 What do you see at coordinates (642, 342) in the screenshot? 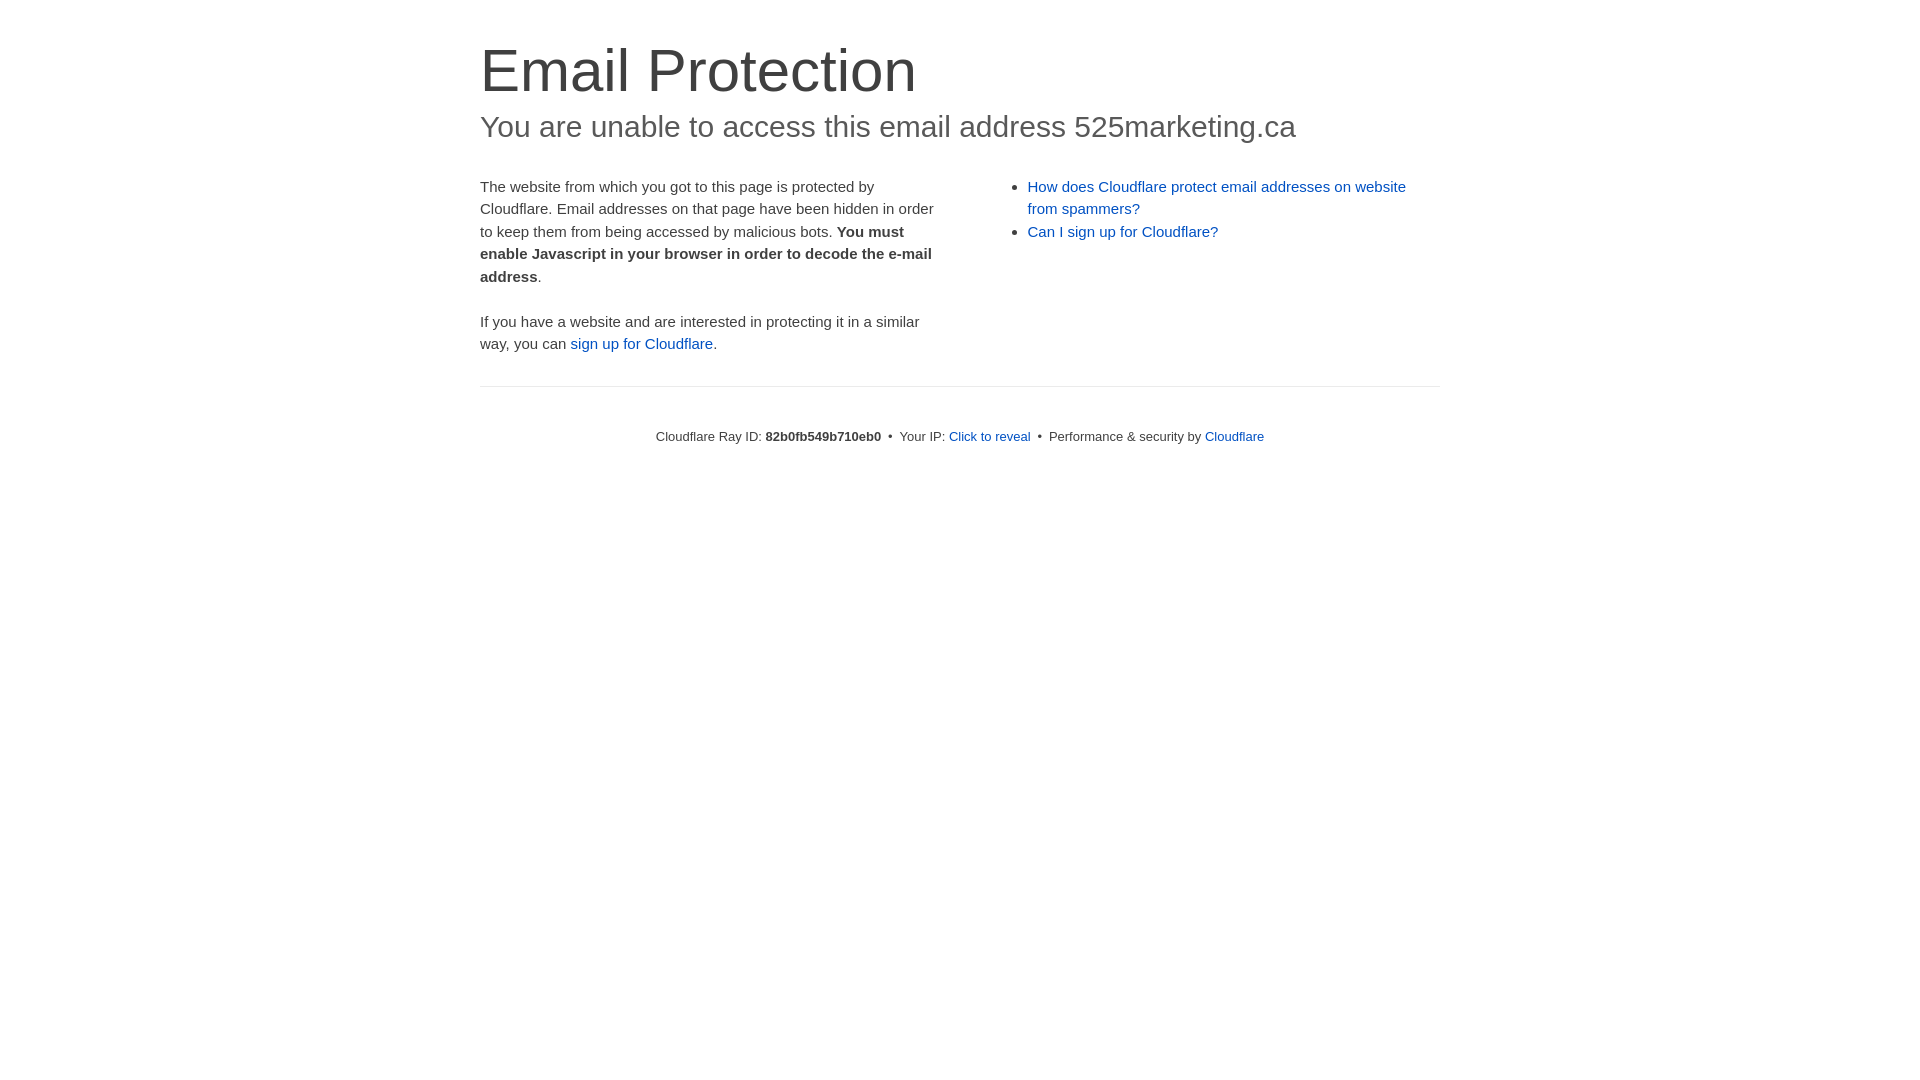
I see `'sign up for Cloudflare'` at bounding box center [642, 342].